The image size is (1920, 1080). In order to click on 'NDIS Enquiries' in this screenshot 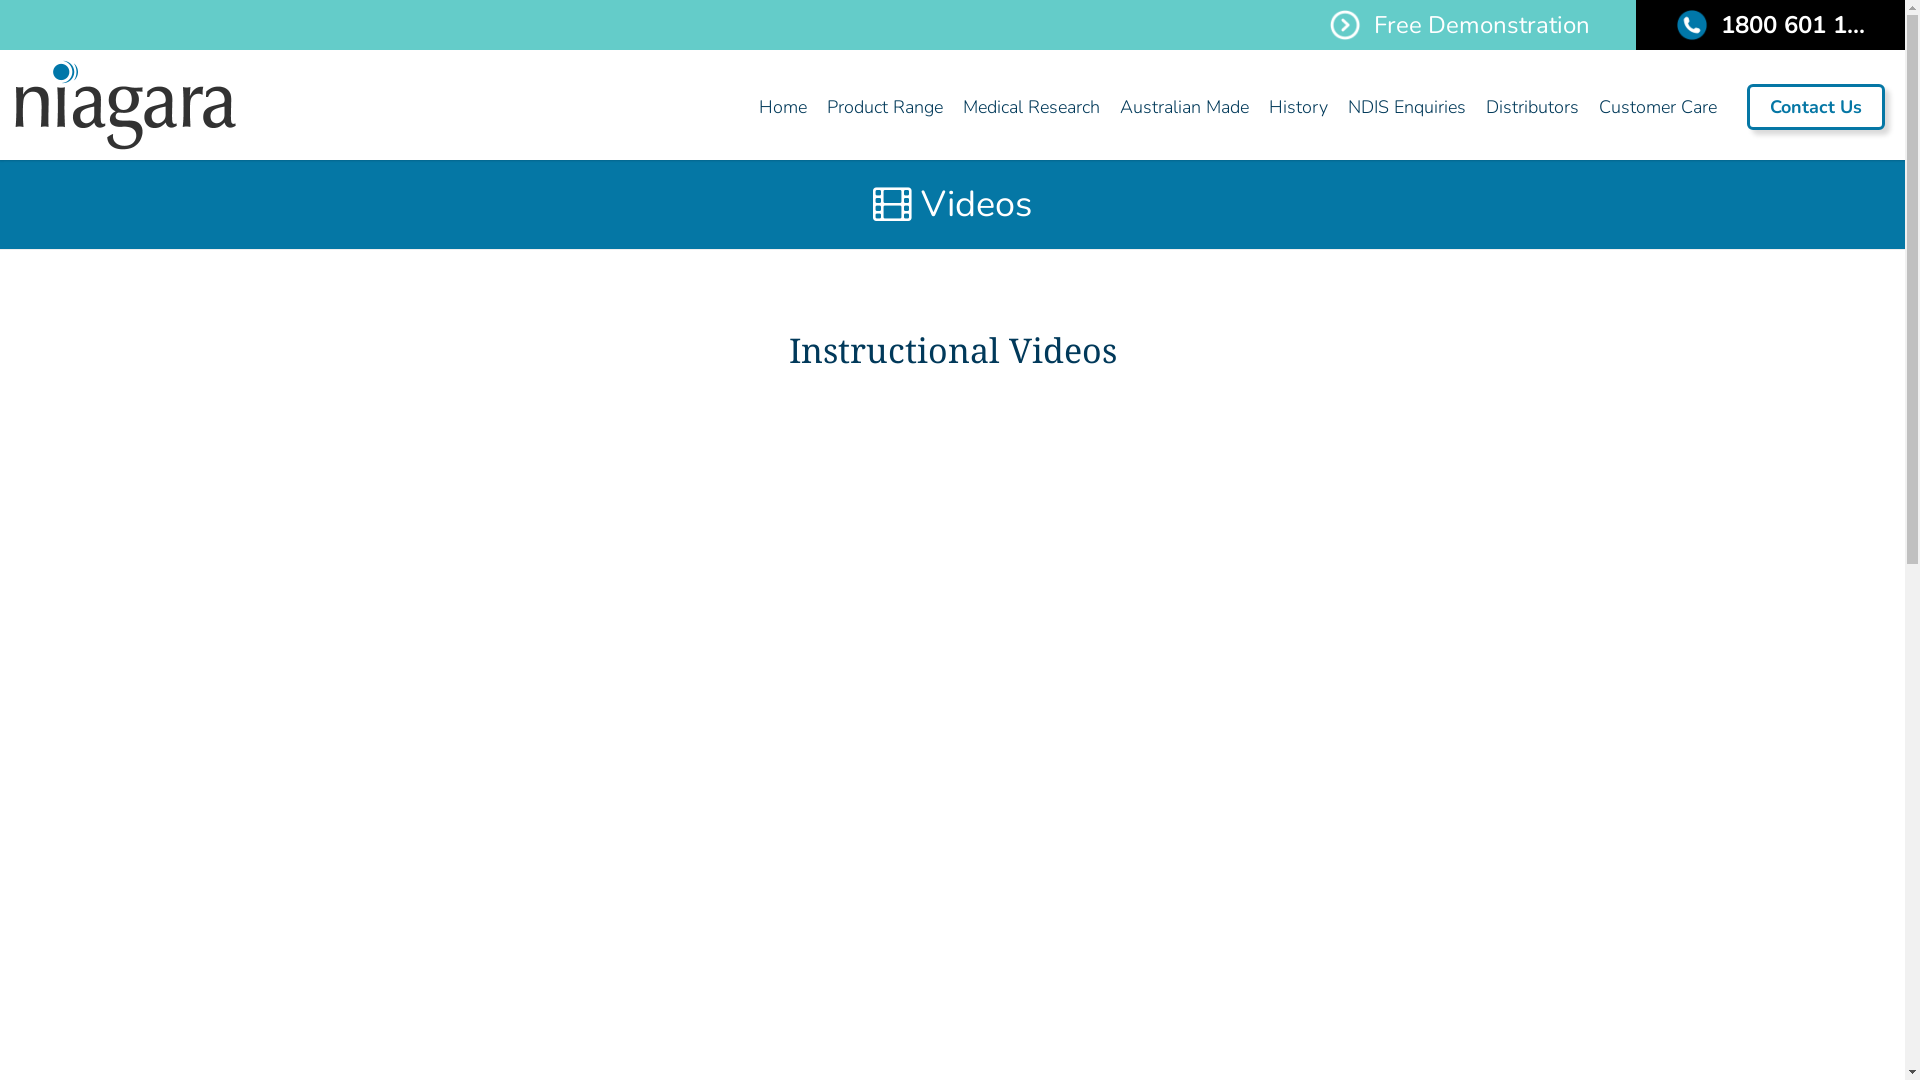, I will do `click(1405, 107)`.